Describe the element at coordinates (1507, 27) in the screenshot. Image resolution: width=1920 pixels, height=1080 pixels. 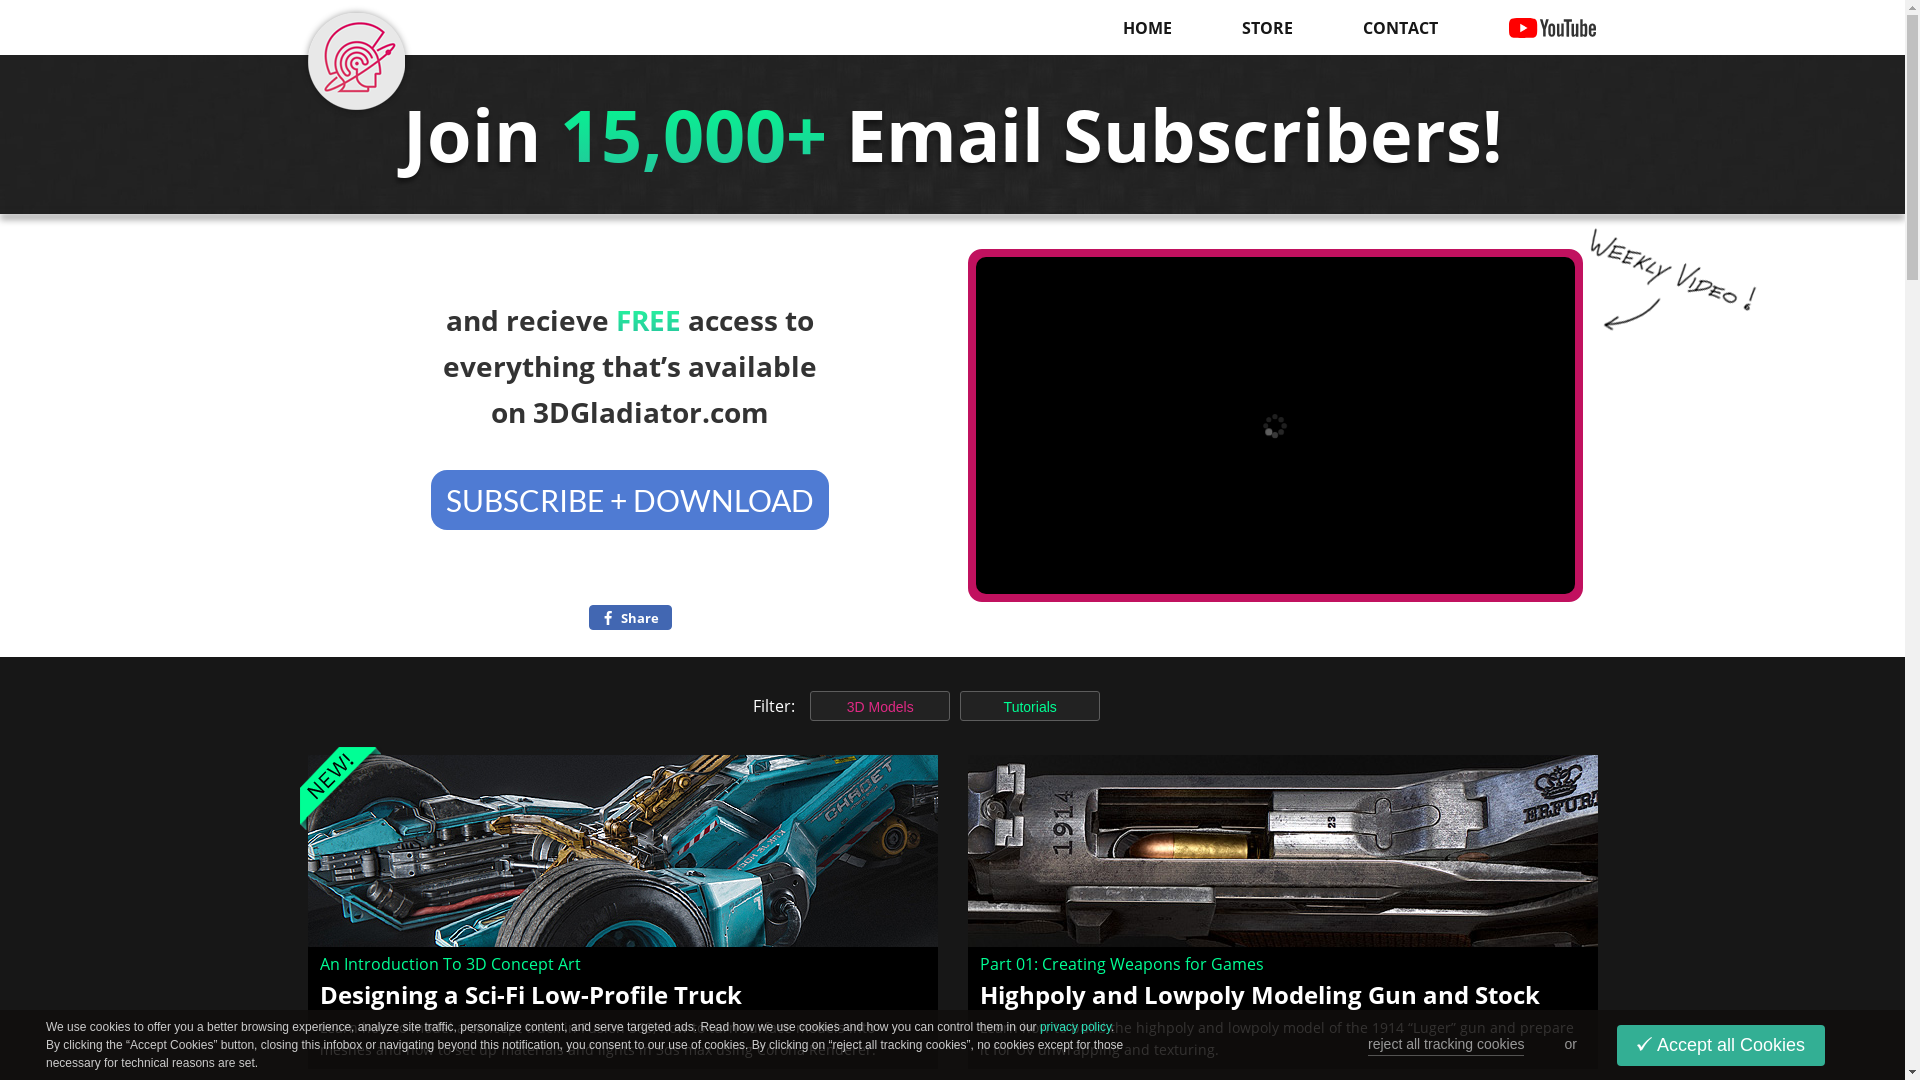
I see `'YOUTUBE'` at that location.